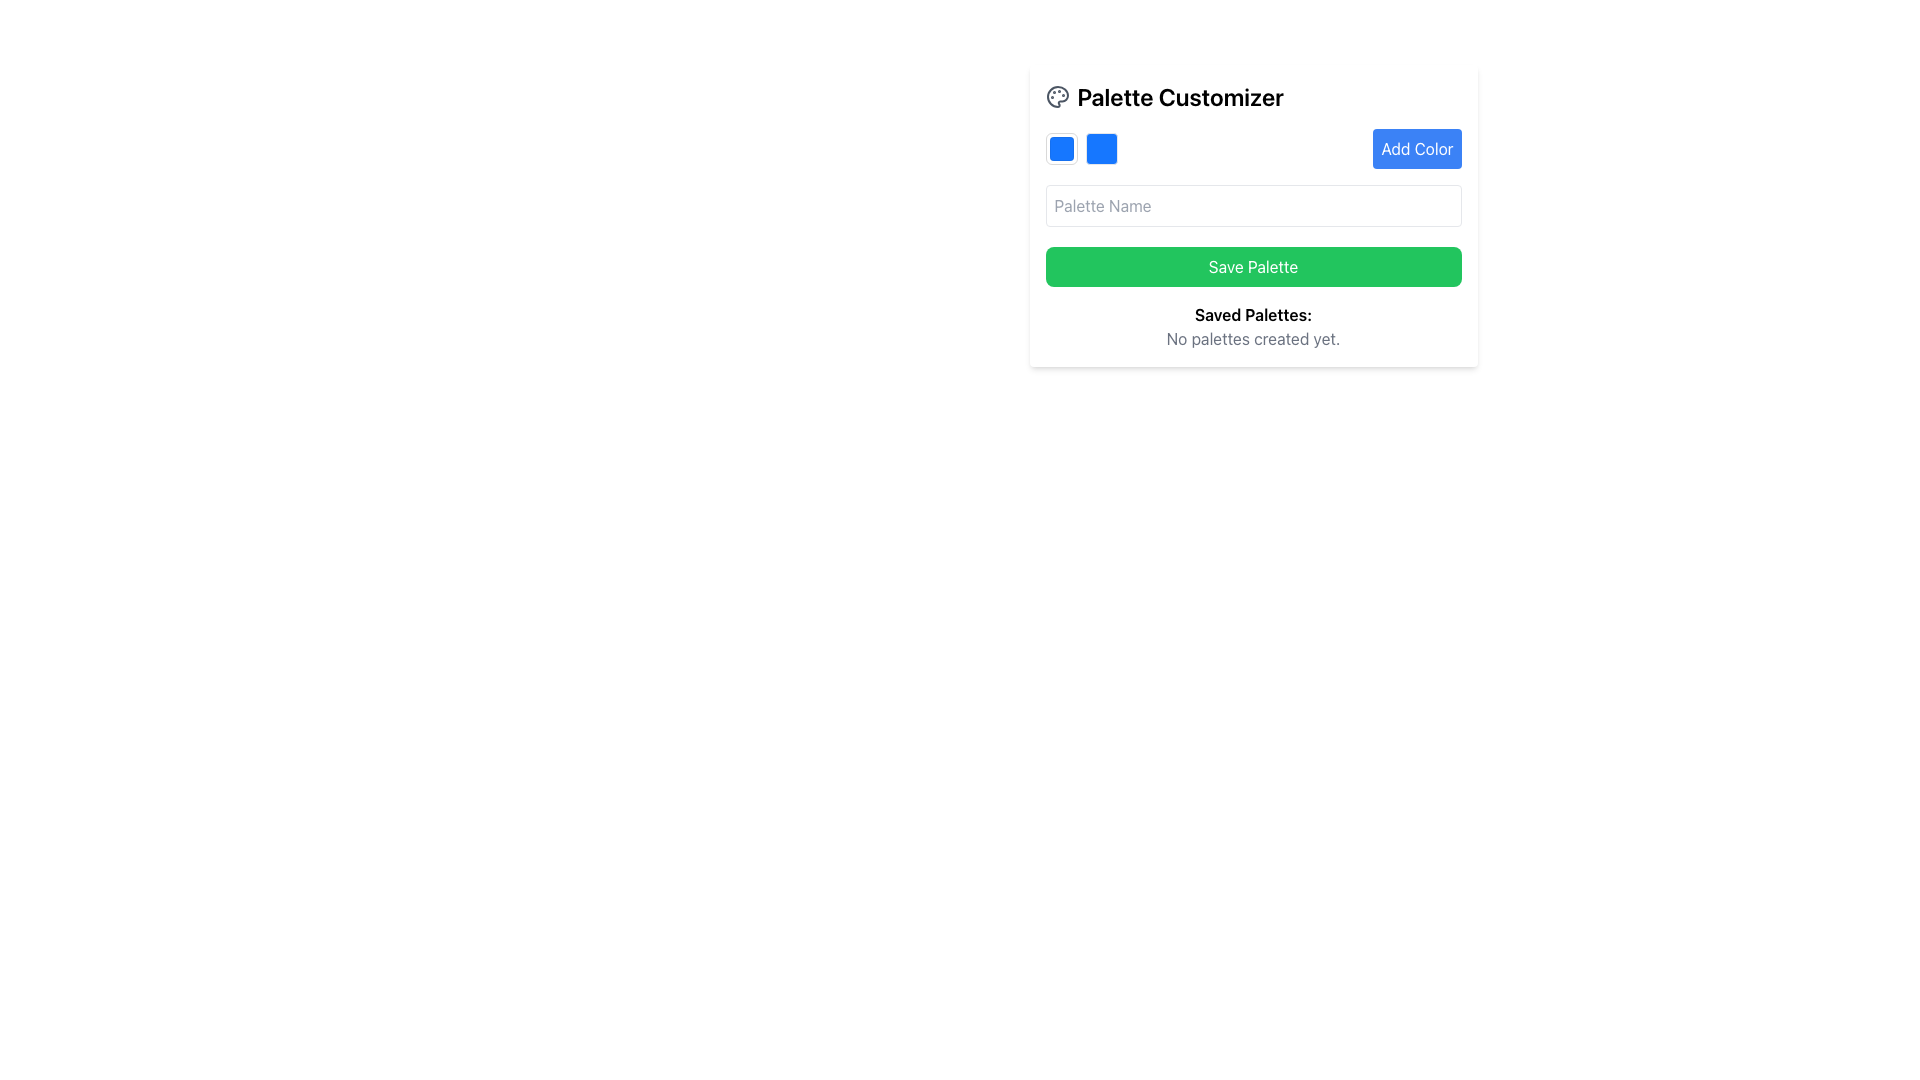 Image resolution: width=1920 pixels, height=1080 pixels. Describe the element at coordinates (1060, 148) in the screenshot. I see `the Color Picker Button, which is a small square icon with a white border and a blue square inside, located in the header section of the 'Palette Customizer' widget` at that location.